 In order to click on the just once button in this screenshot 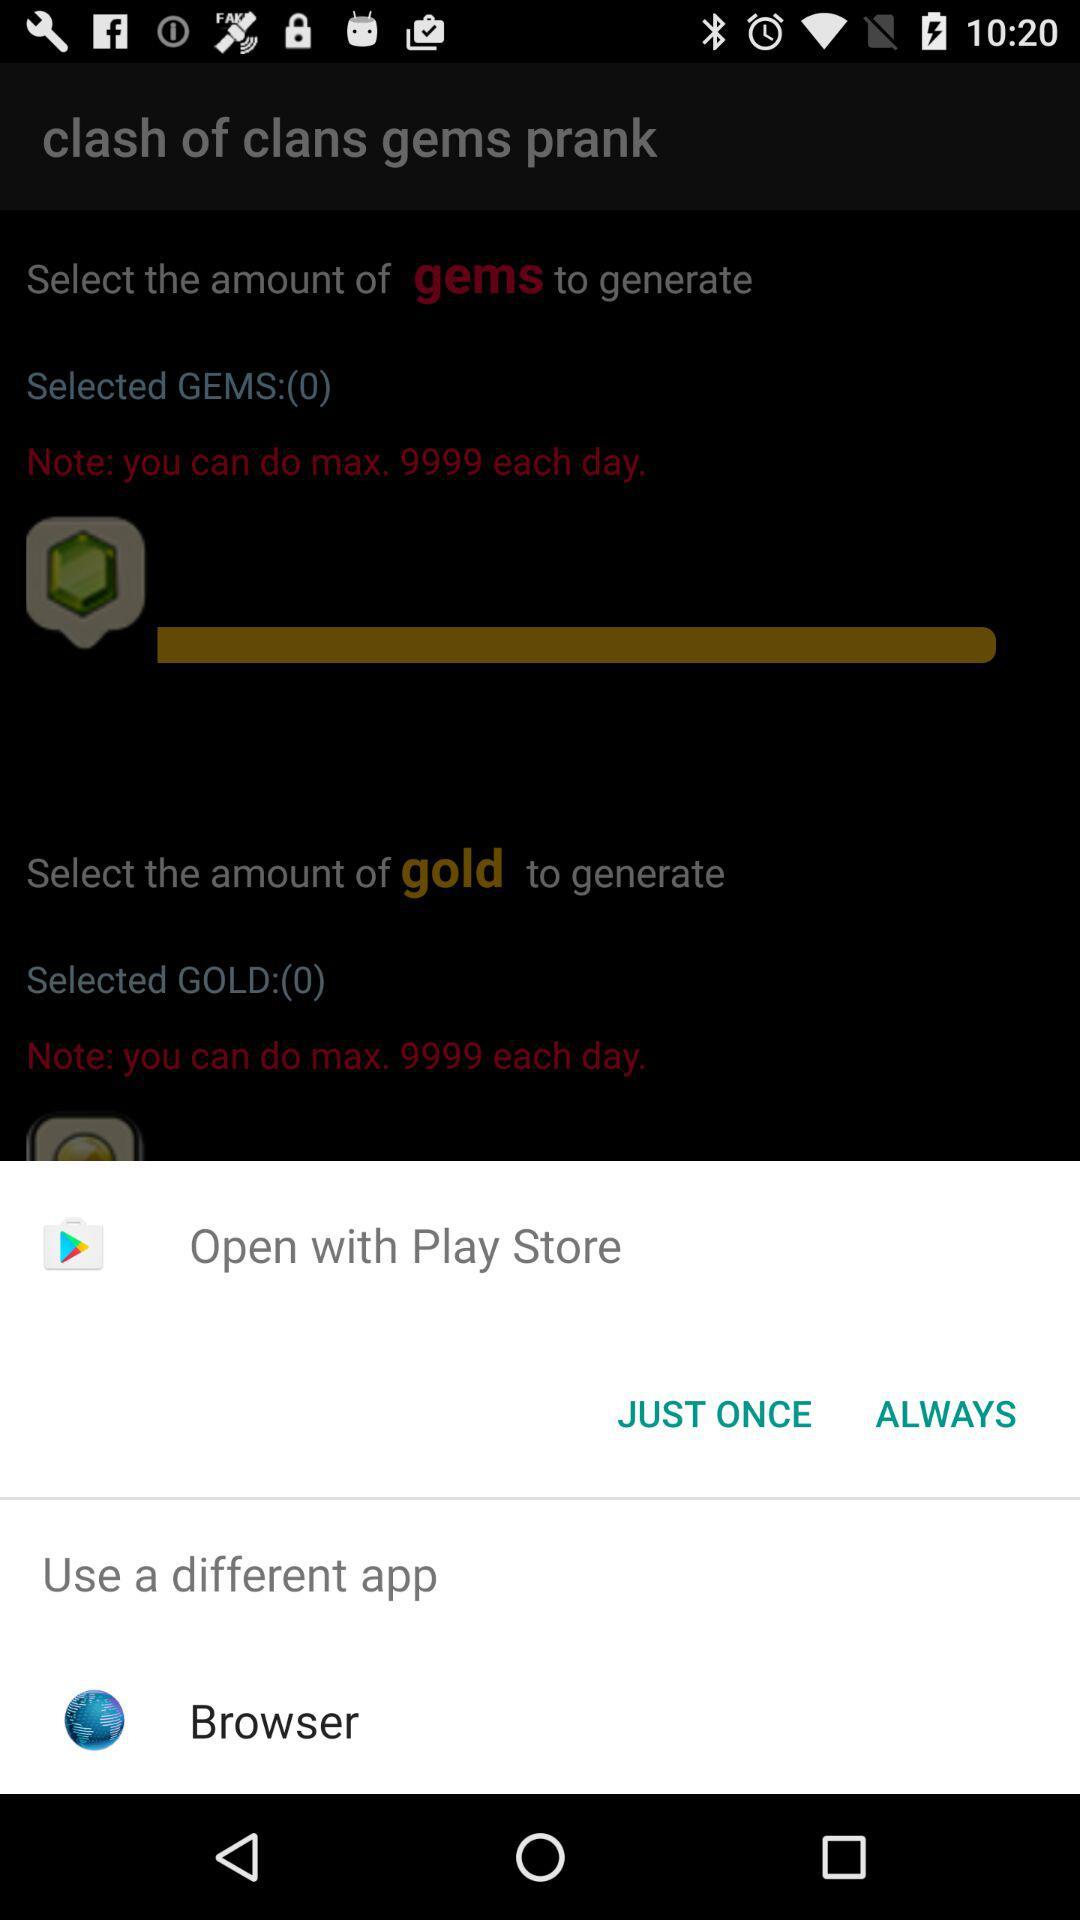, I will do `click(713, 1411)`.